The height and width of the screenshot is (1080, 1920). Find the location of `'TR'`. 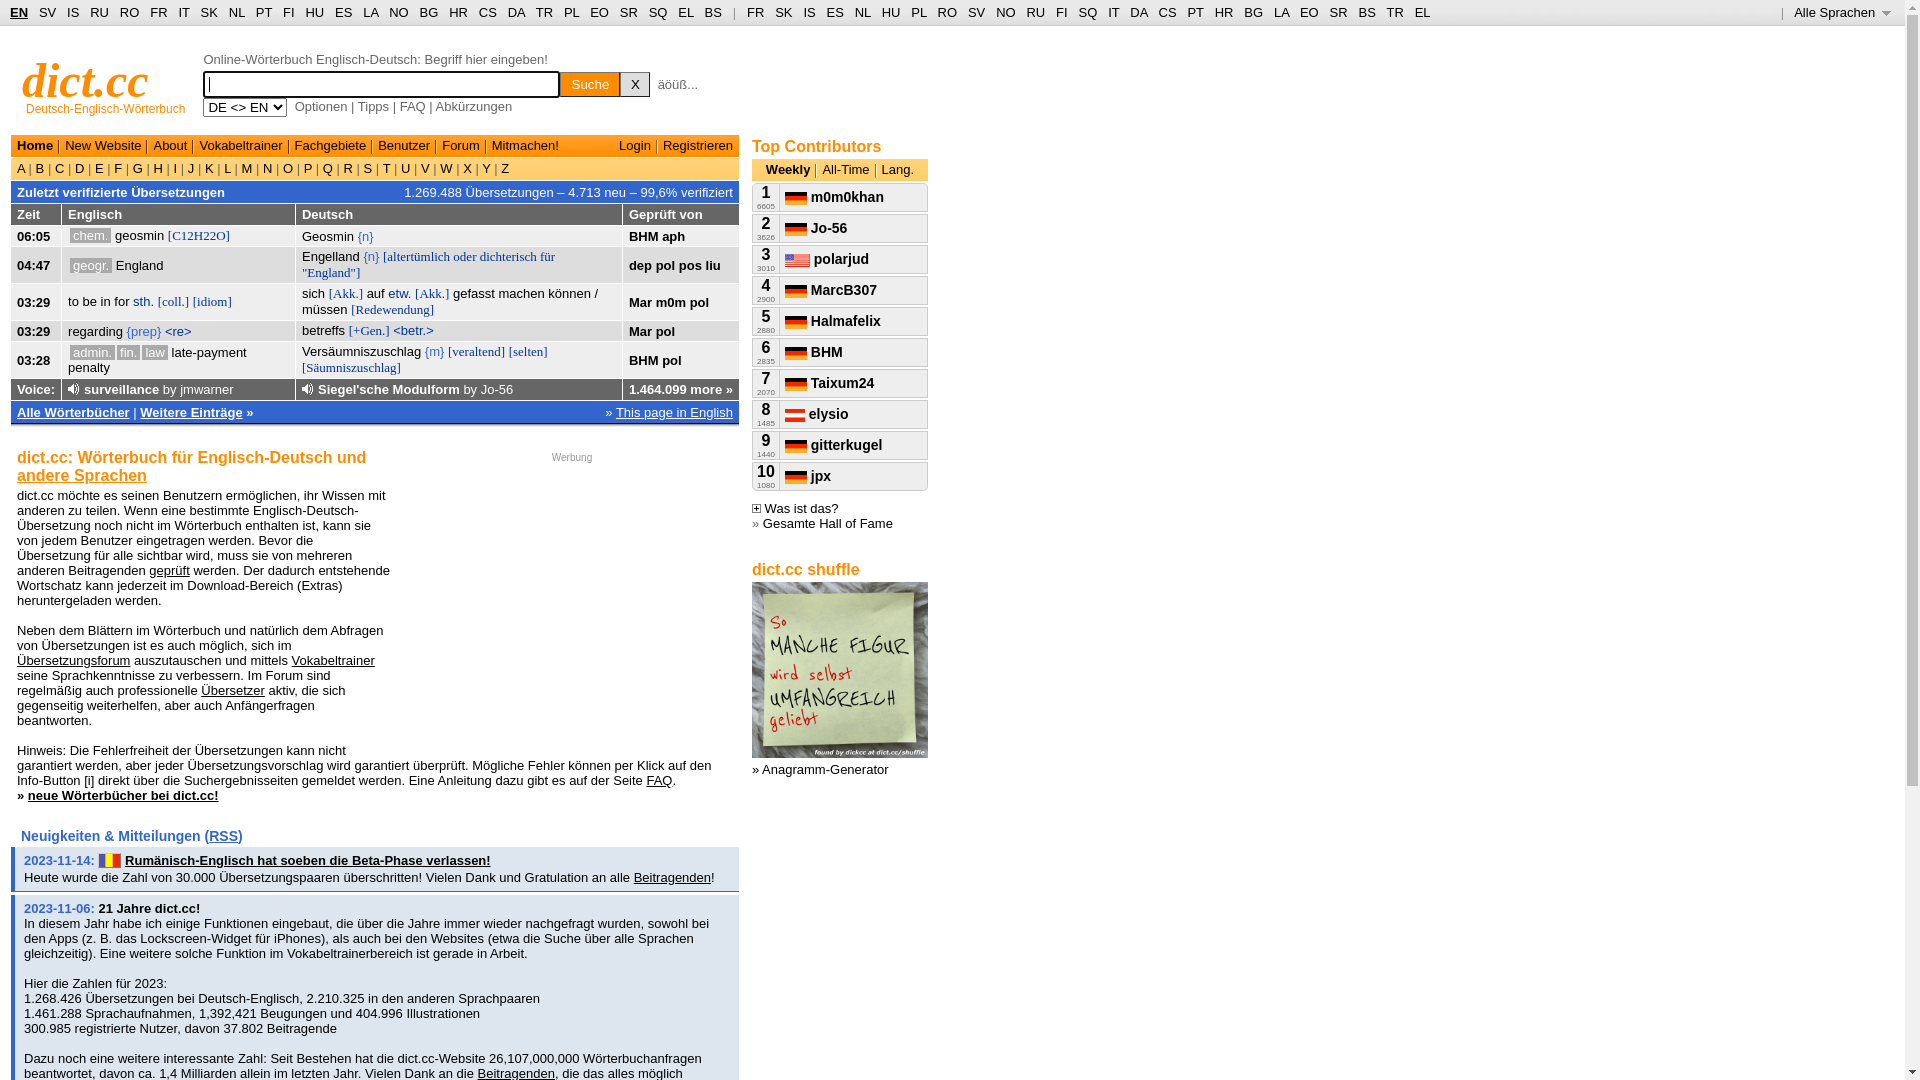

'TR' is located at coordinates (1393, 12).